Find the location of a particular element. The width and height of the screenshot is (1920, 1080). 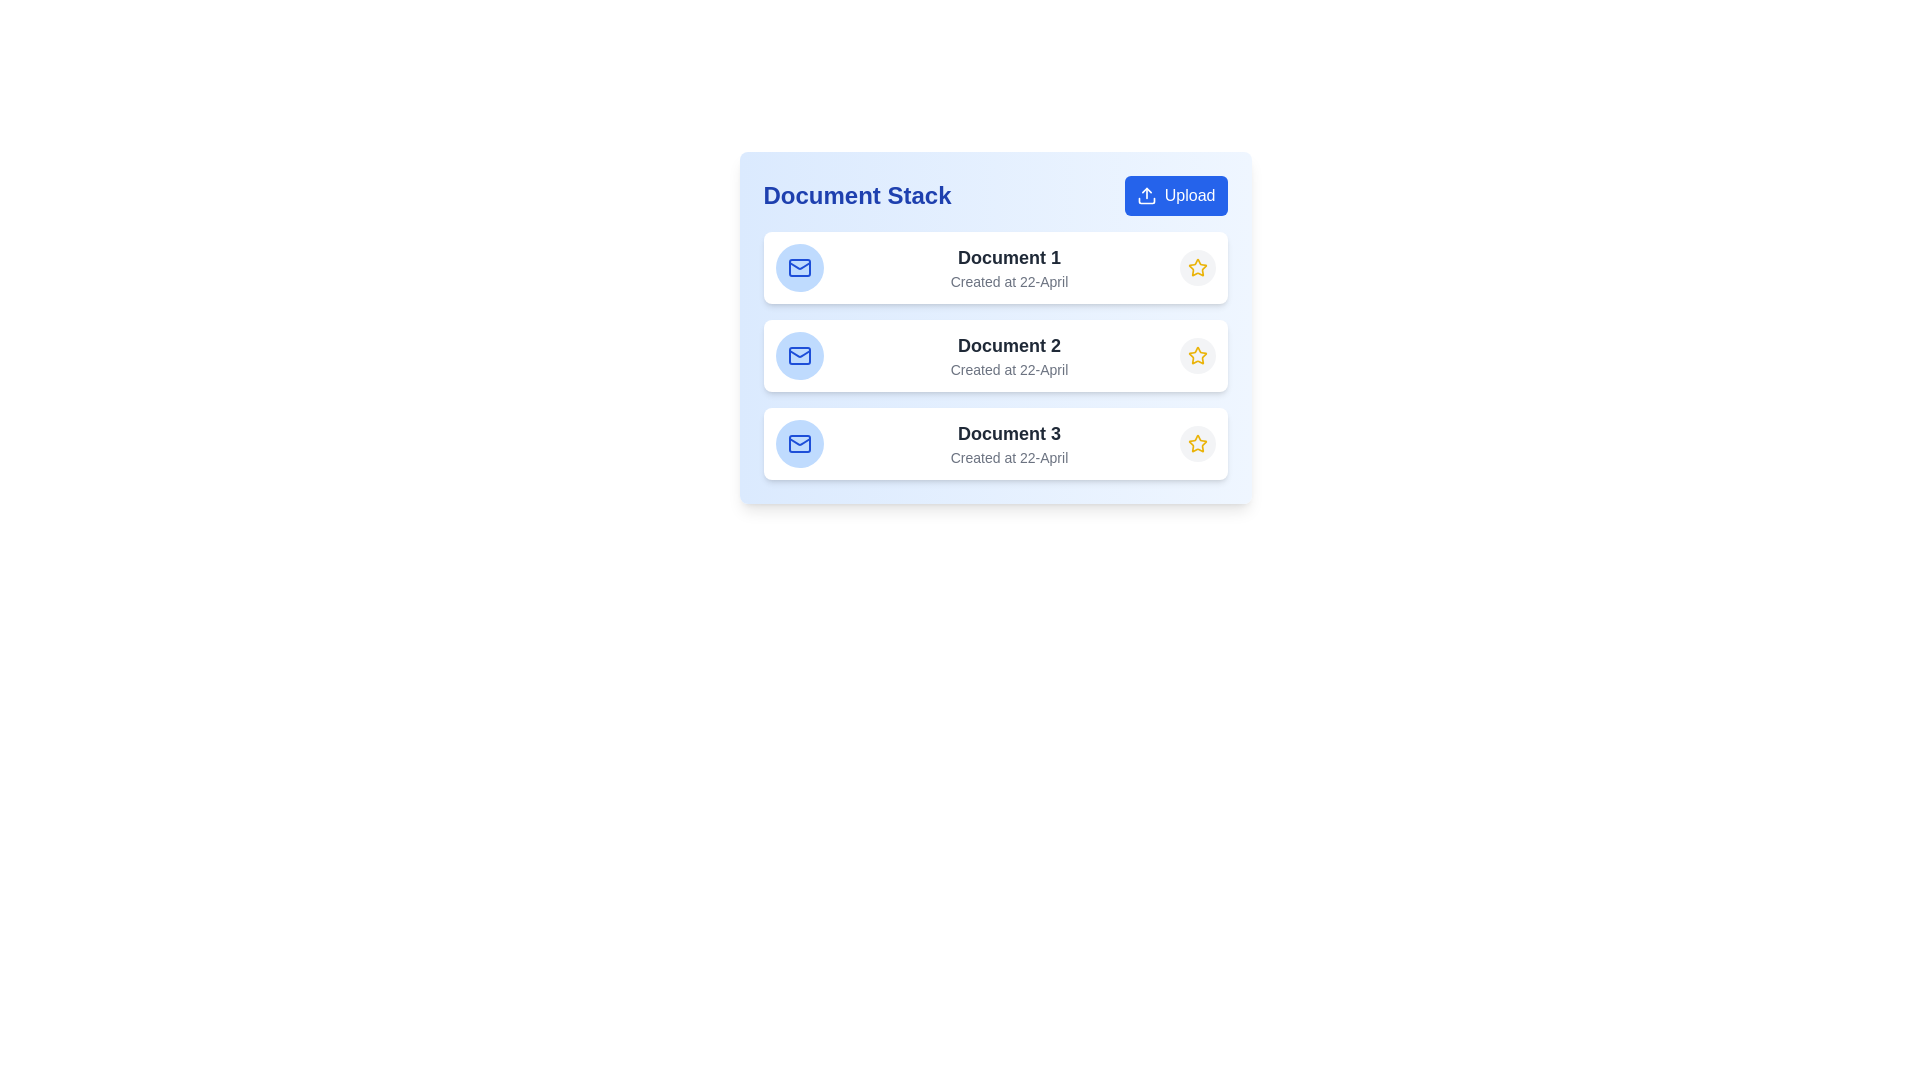

the text label indicating 'Document 2' is located at coordinates (1009, 354).